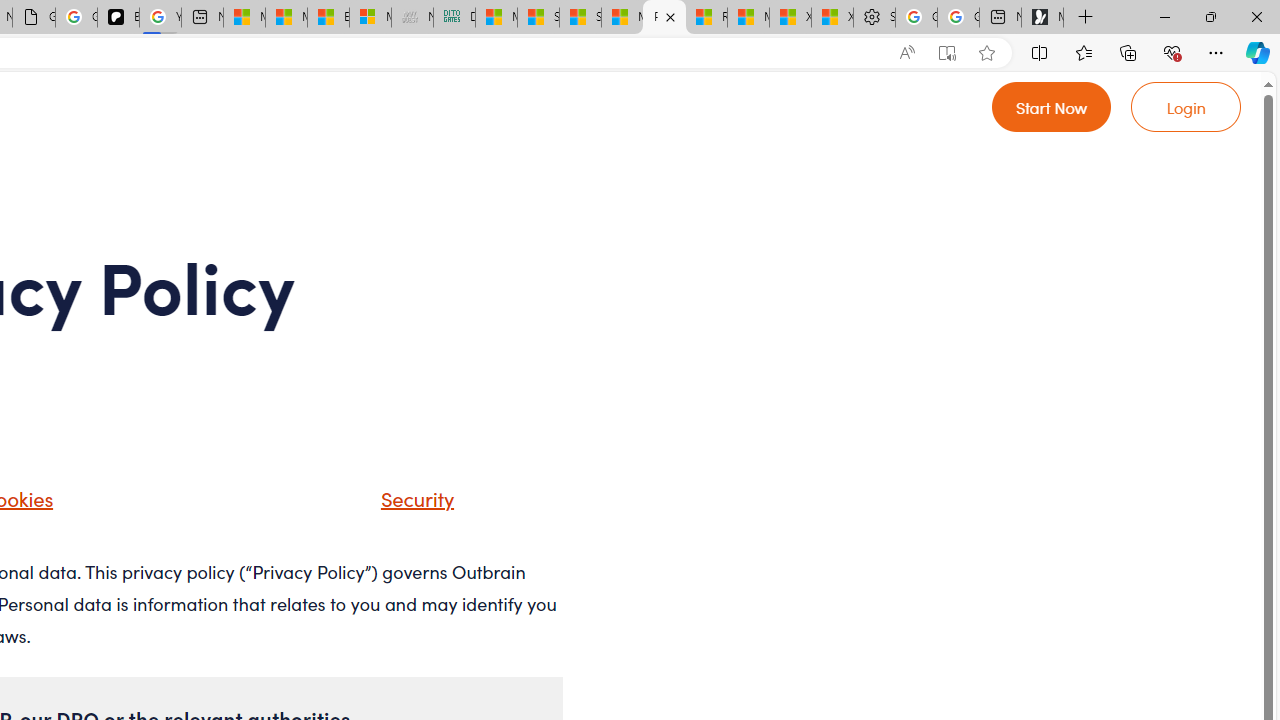 This screenshot has width=1280, height=720. I want to click on 'R******* | Trusted Community Engagement and Contributions', so click(706, 17).